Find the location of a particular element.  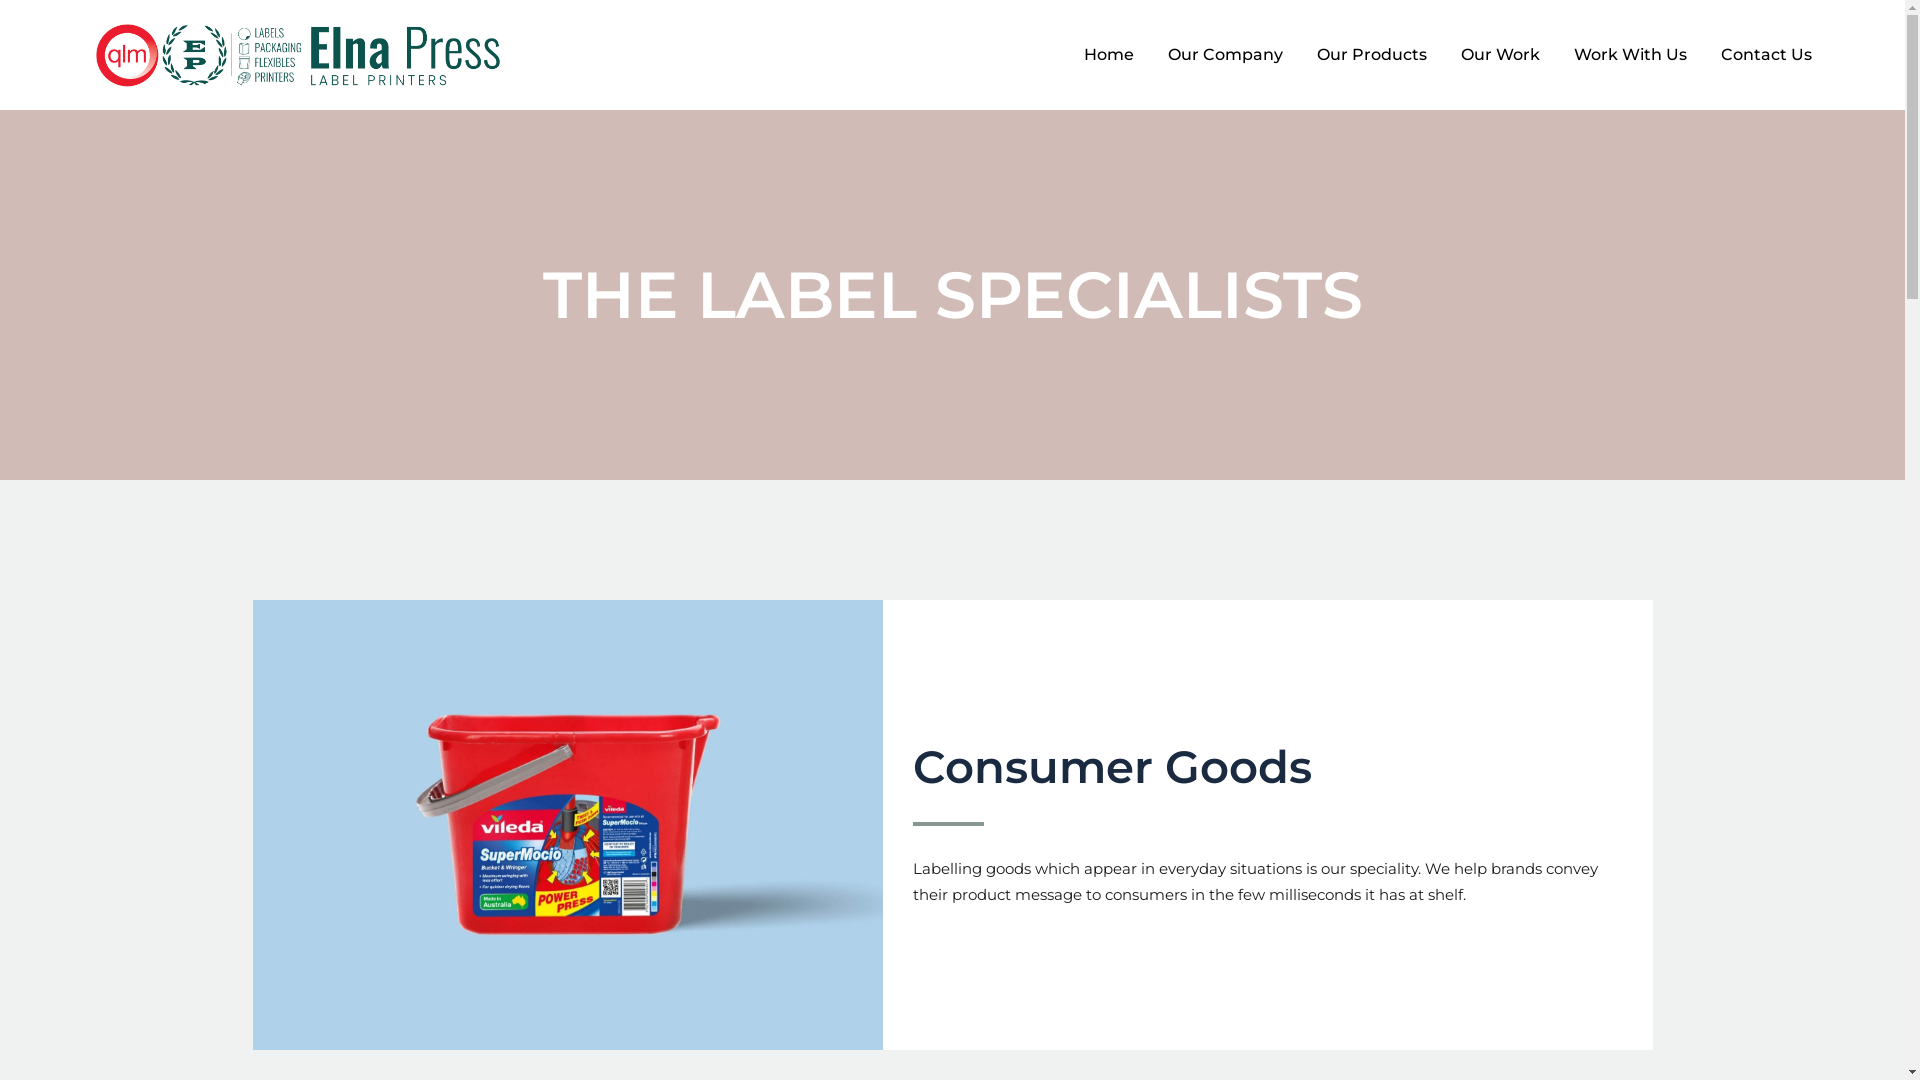

'Our Work' is located at coordinates (1444, 53).